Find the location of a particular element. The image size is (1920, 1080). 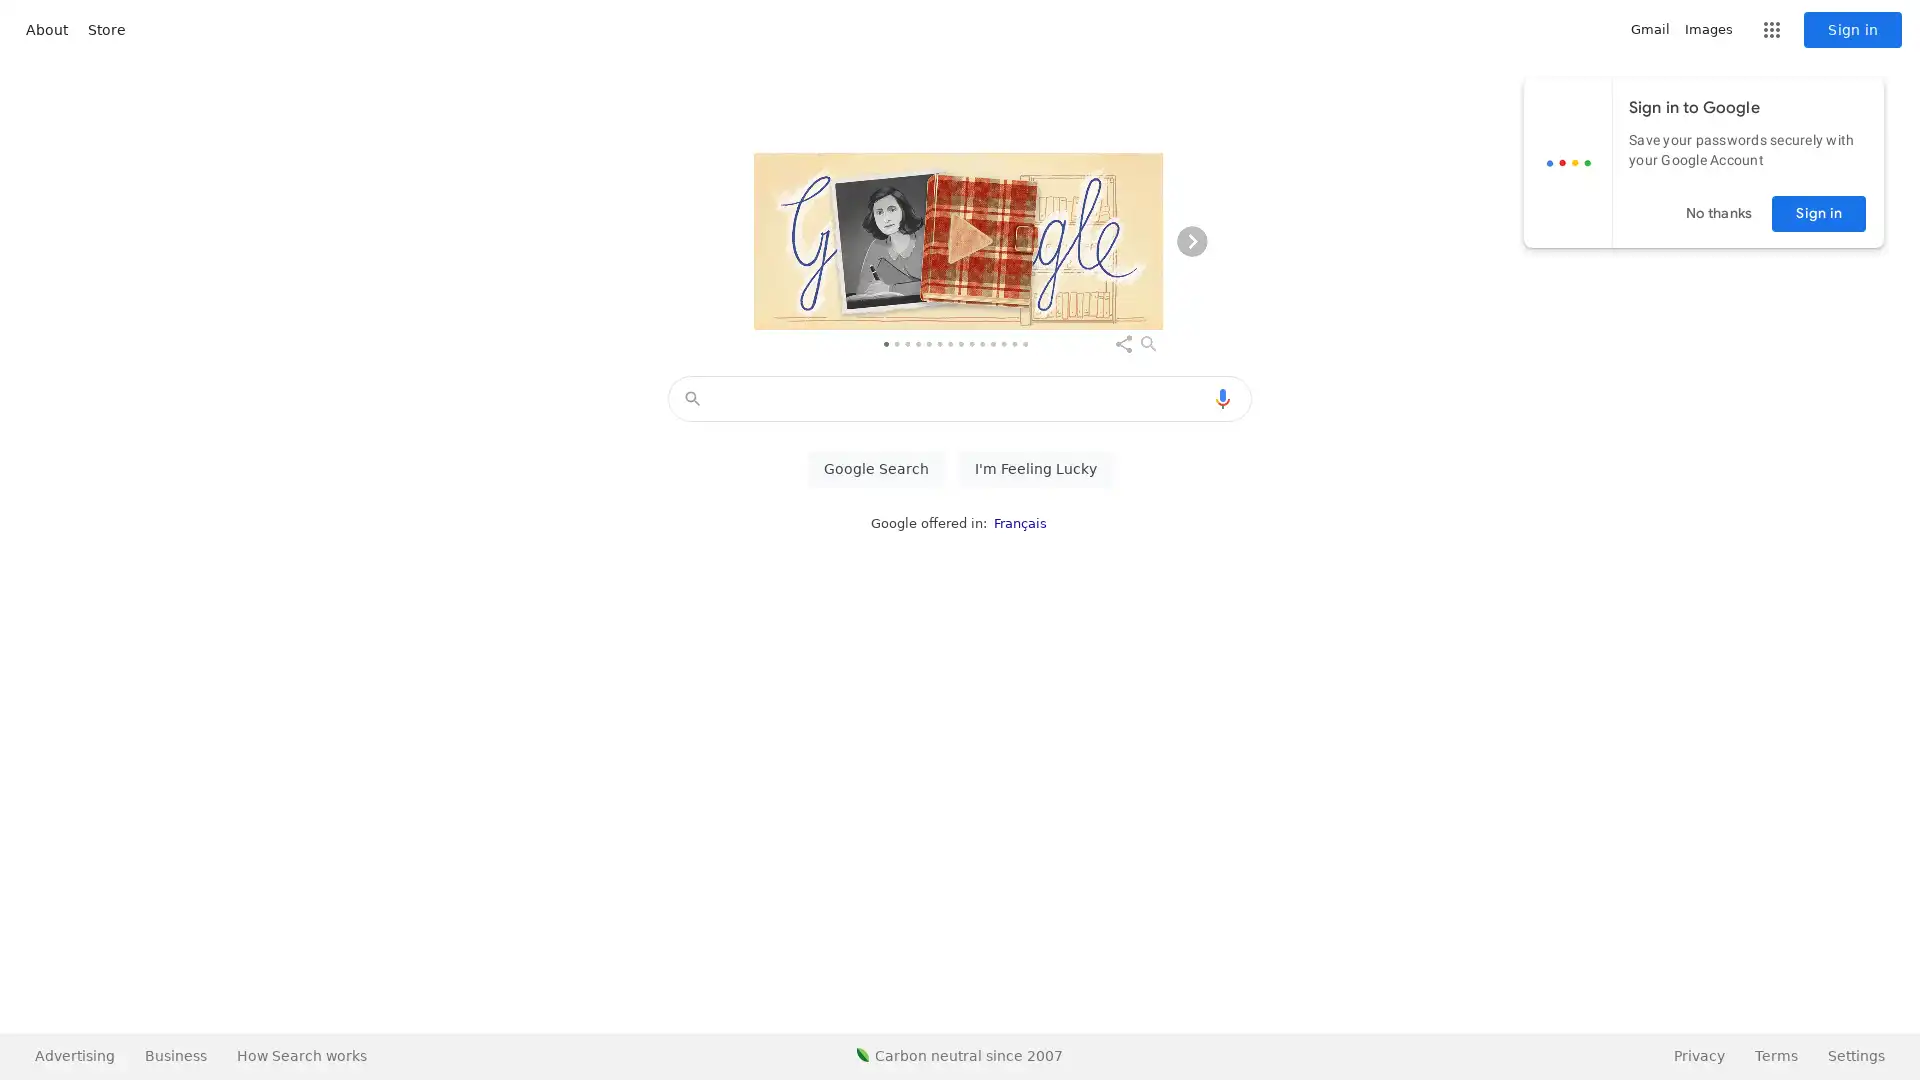

Search by voice is located at coordinates (1222, 398).